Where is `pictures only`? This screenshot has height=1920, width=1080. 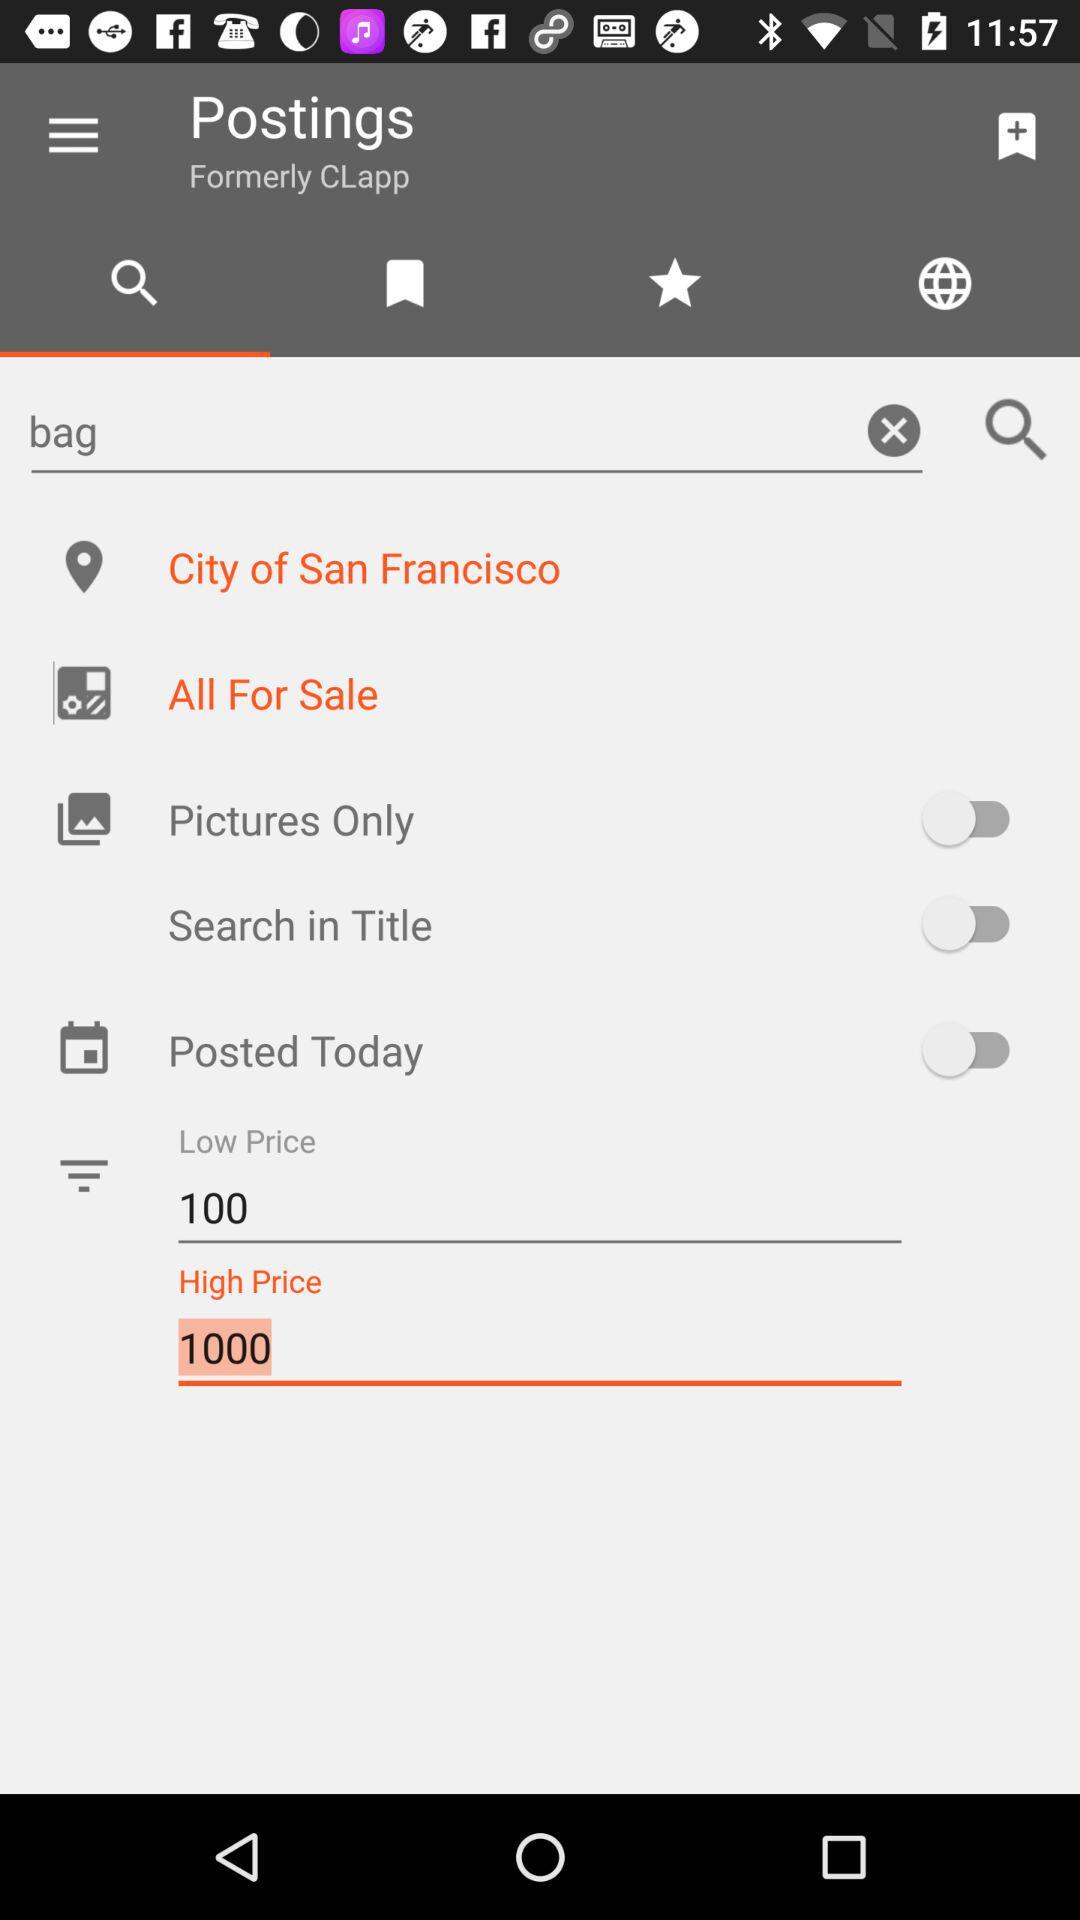
pictures only is located at coordinates (974, 818).